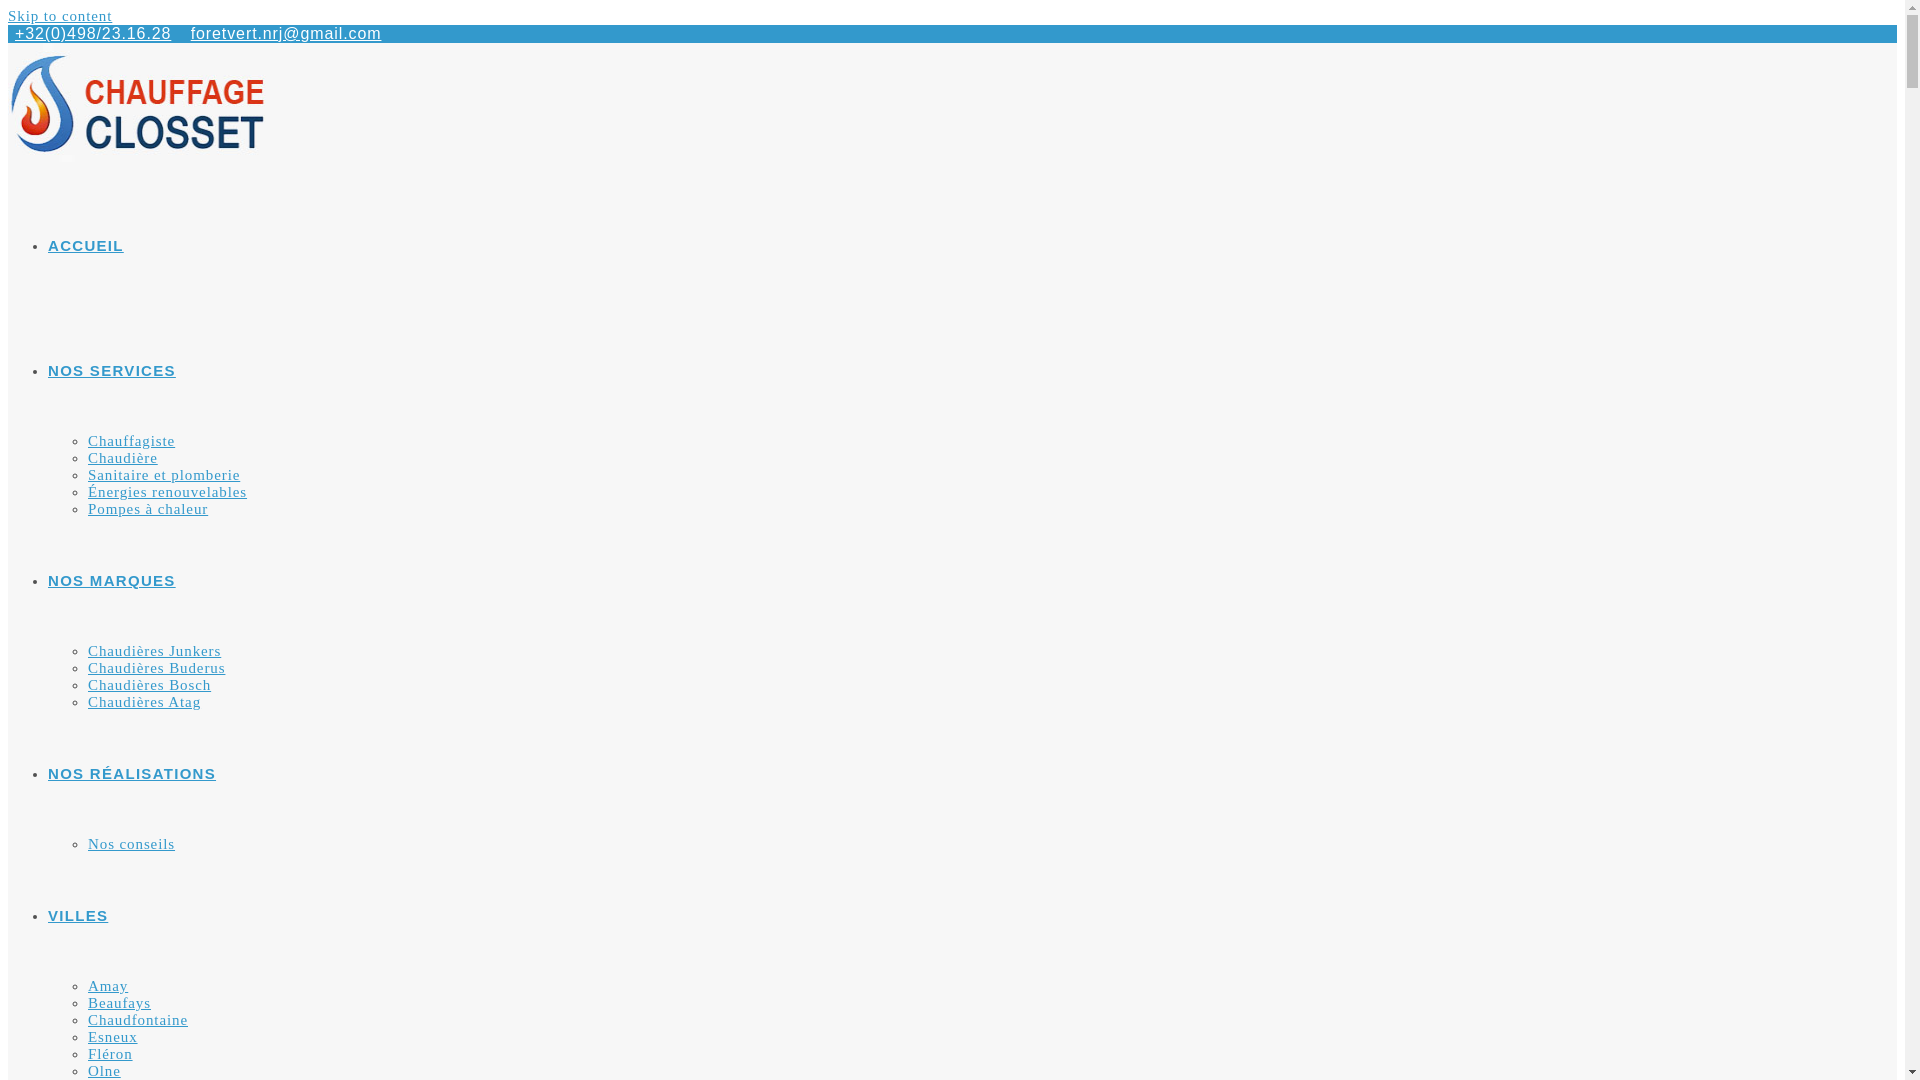 The width and height of the screenshot is (1920, 1080). I want to click on 'Chaudfontaine', so click(137, 1019).